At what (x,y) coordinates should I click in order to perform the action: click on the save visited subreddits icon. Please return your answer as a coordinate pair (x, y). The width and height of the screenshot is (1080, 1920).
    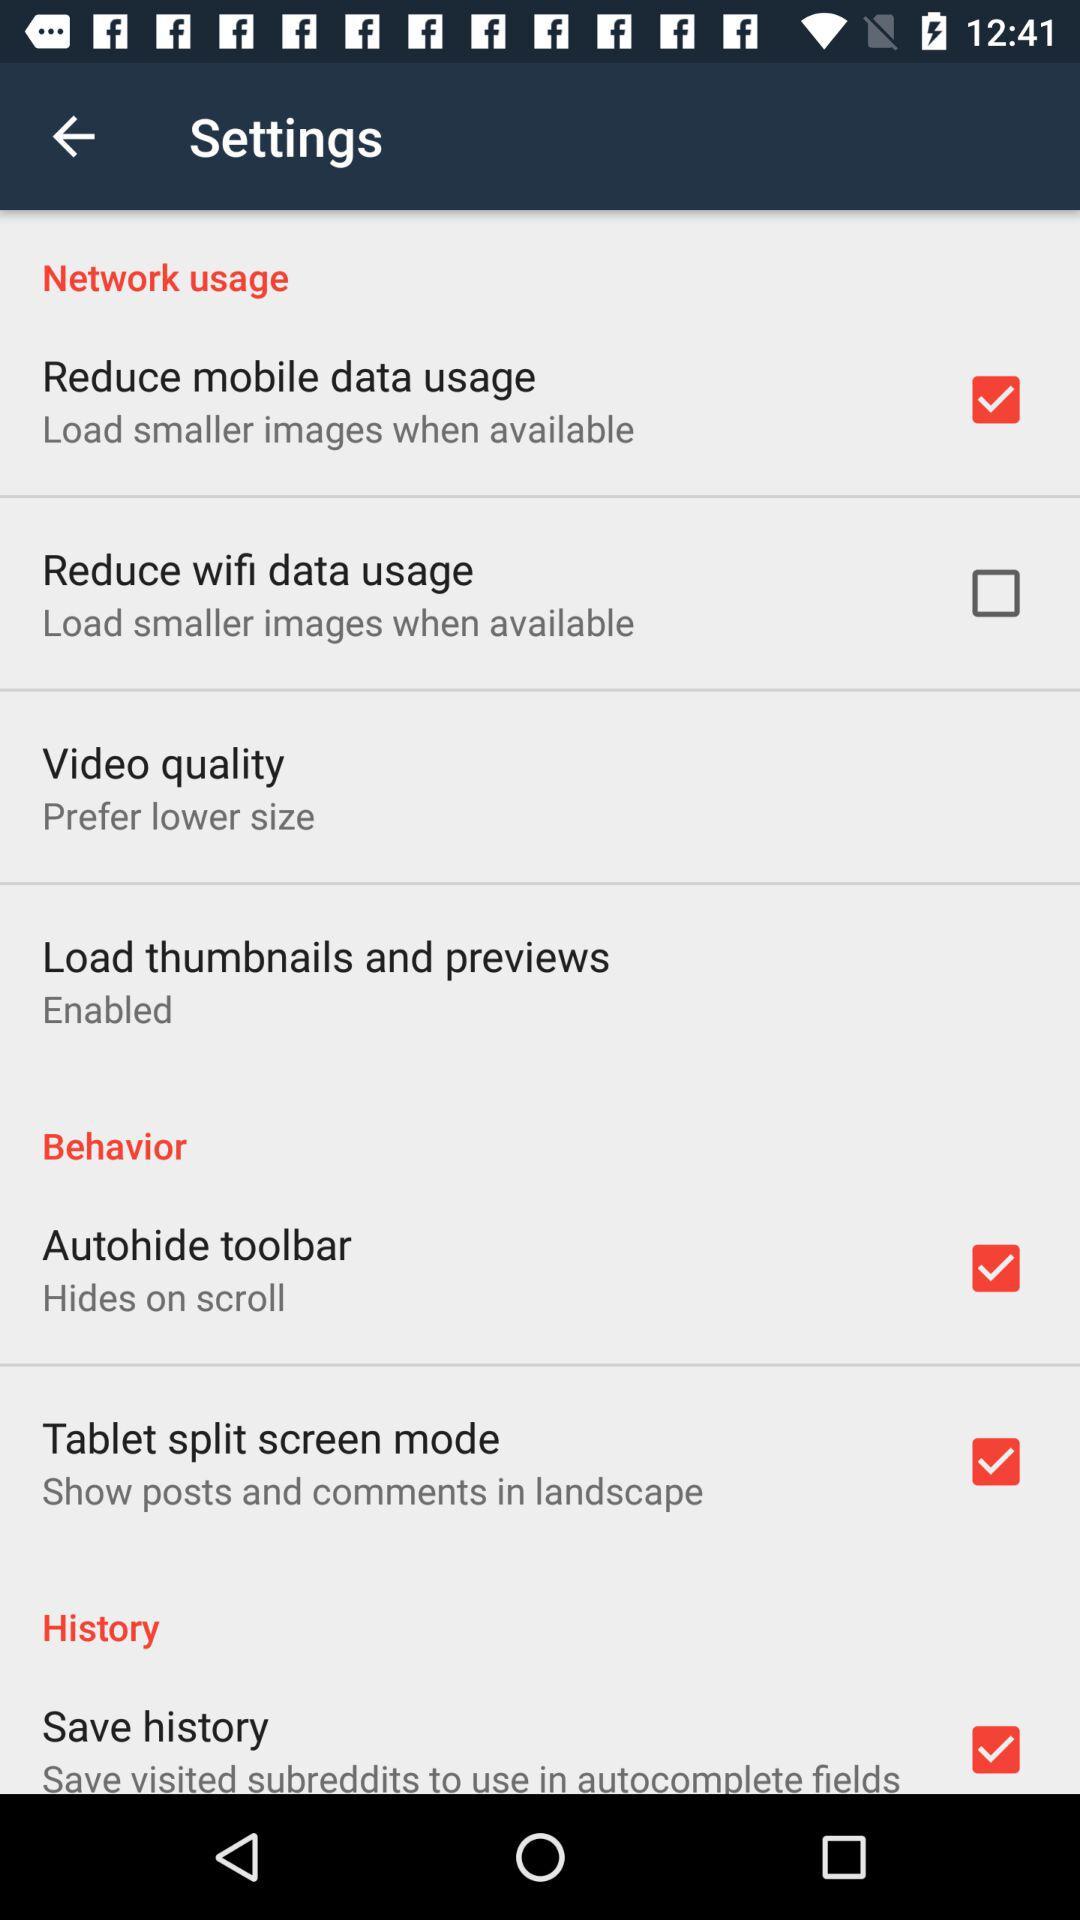
    Looking at the image, I should click on (471, 1773).